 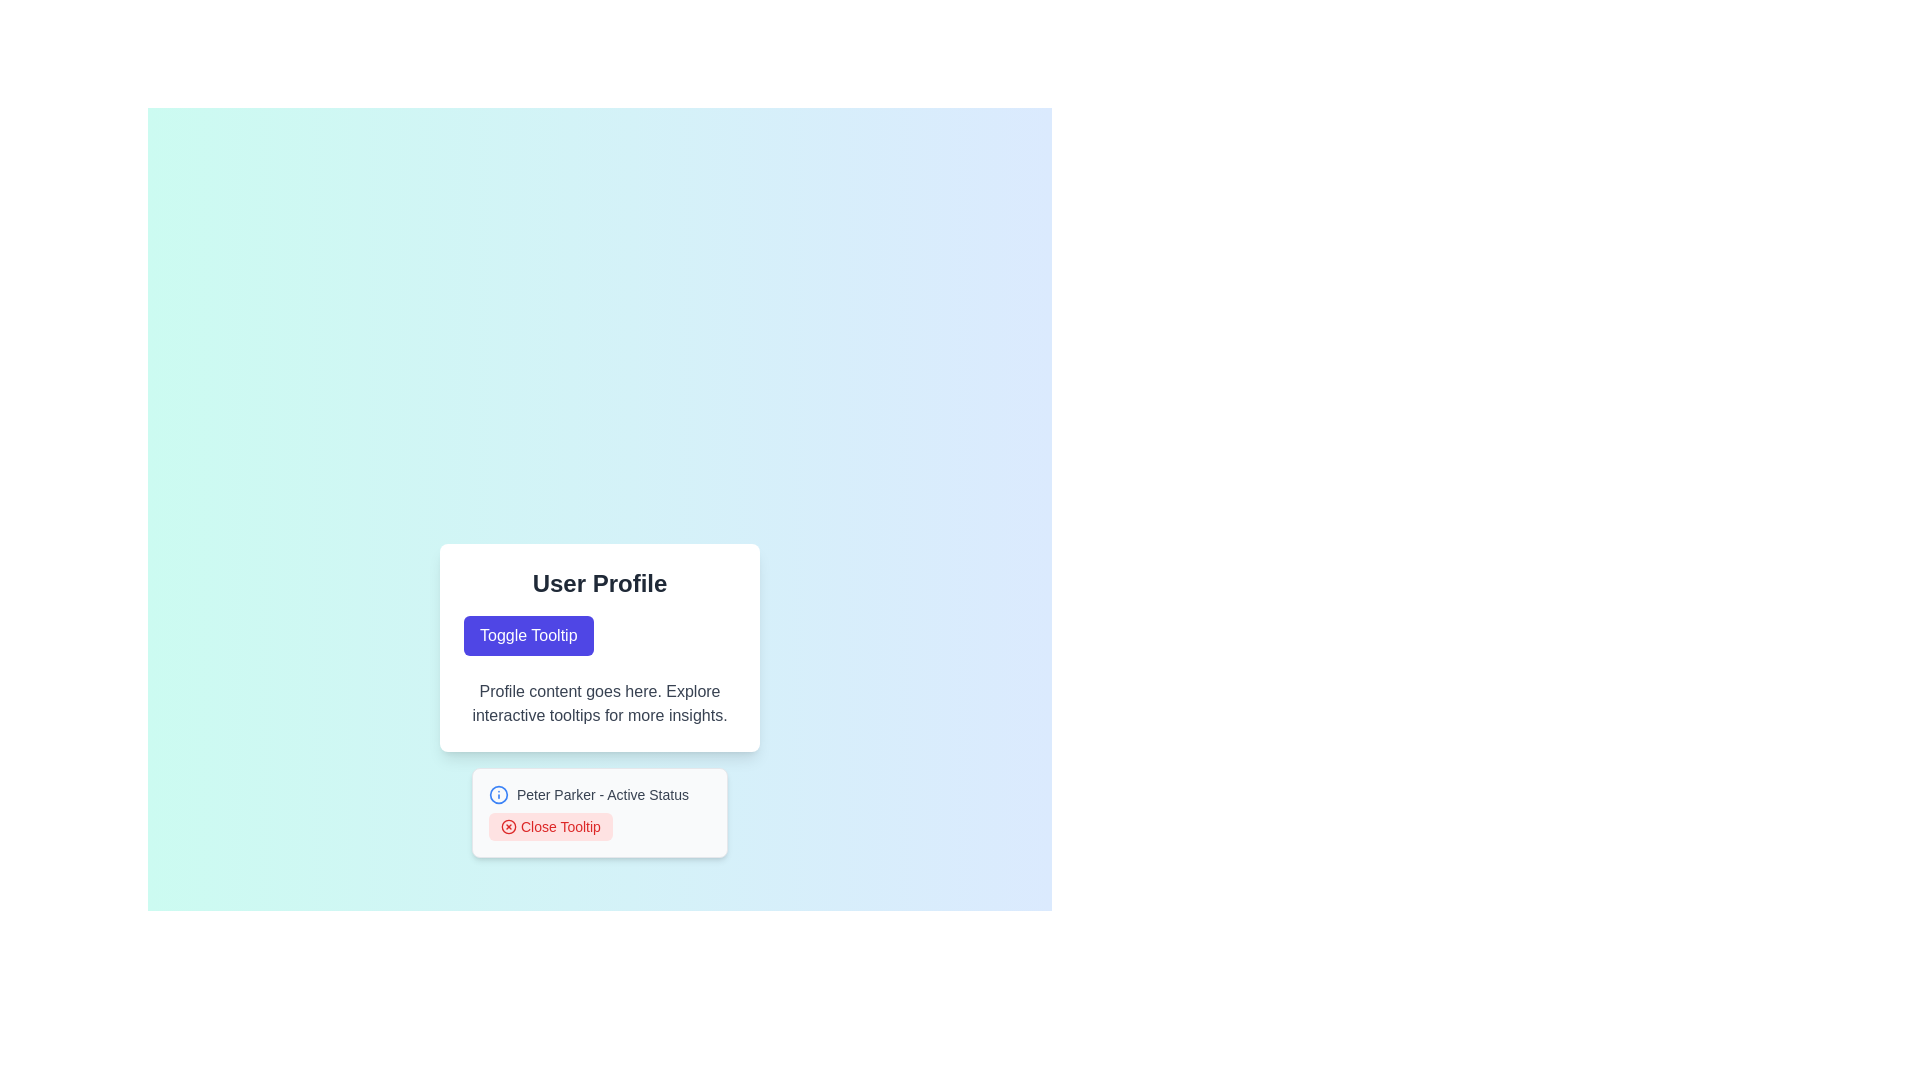 I want to click on the close icon on the 'Close Tooltip' button located below the 'User Profile' information section, so click(x=508, y=826).